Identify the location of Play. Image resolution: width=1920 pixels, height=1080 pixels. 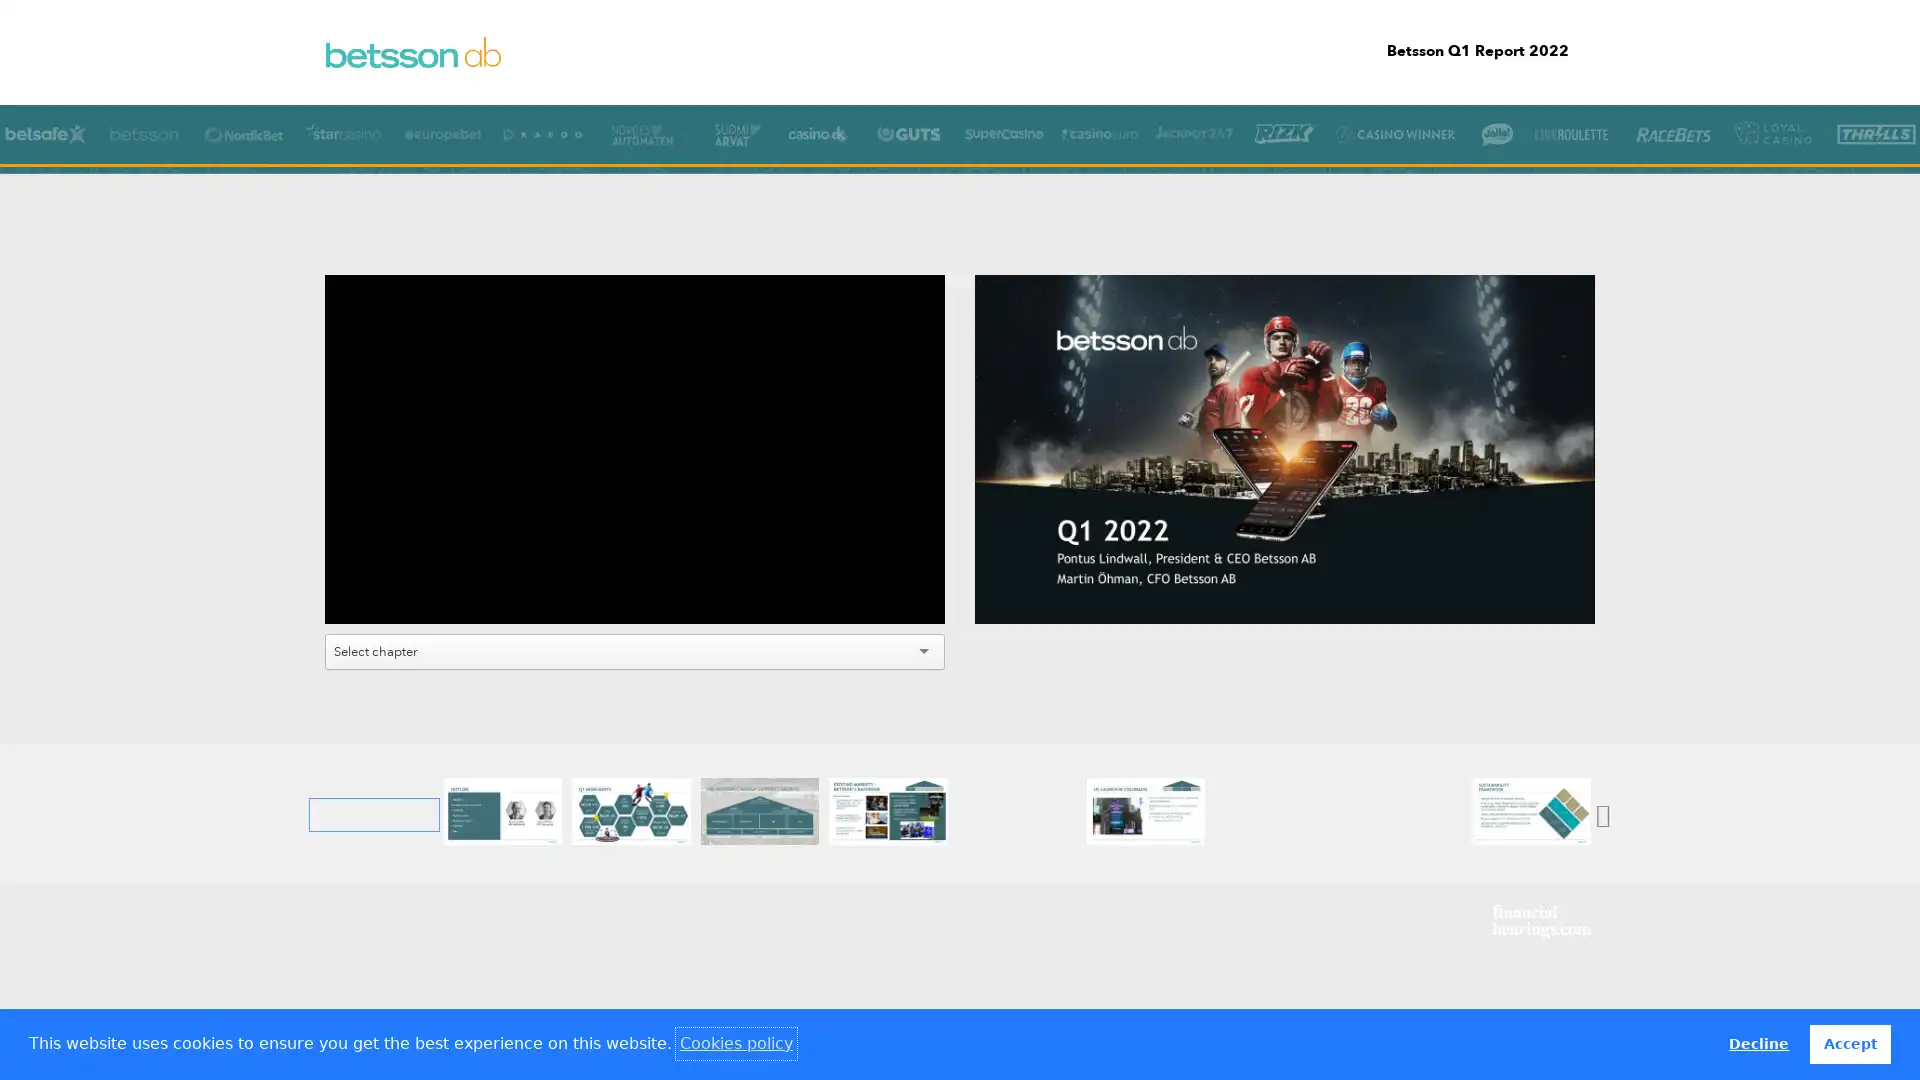
(355, 592).